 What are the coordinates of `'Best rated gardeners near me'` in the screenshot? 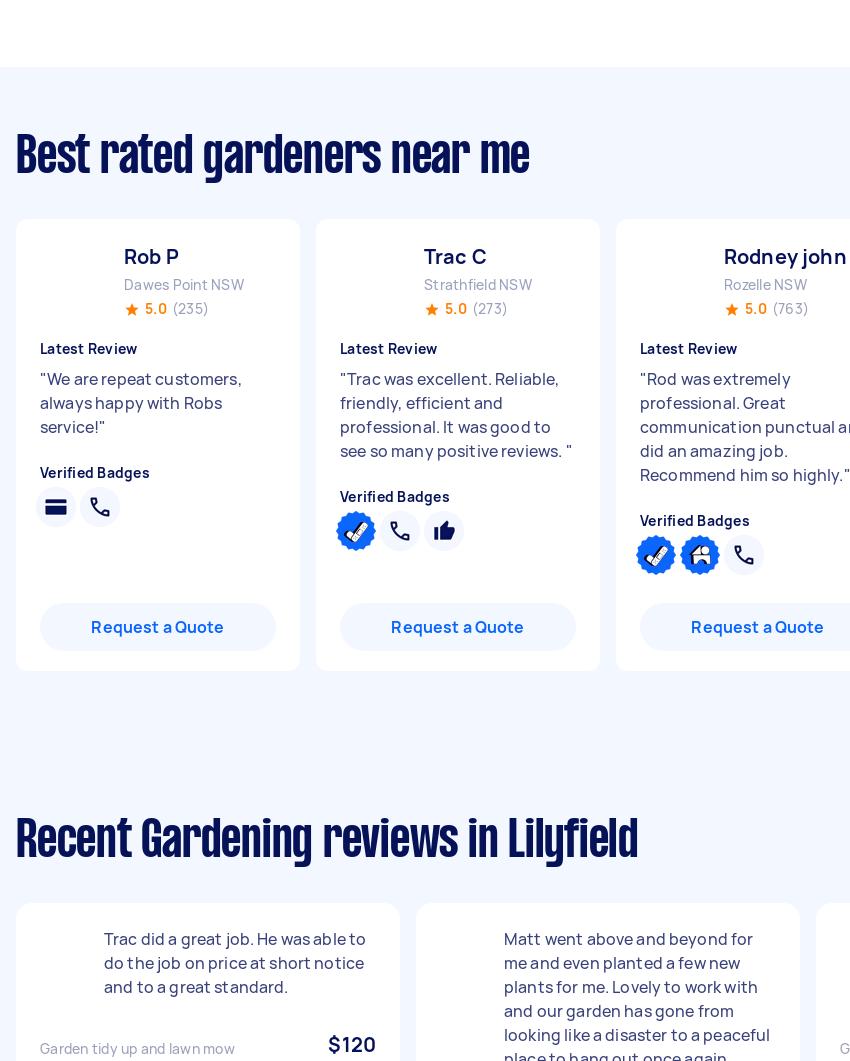 It's located at (272, 157).